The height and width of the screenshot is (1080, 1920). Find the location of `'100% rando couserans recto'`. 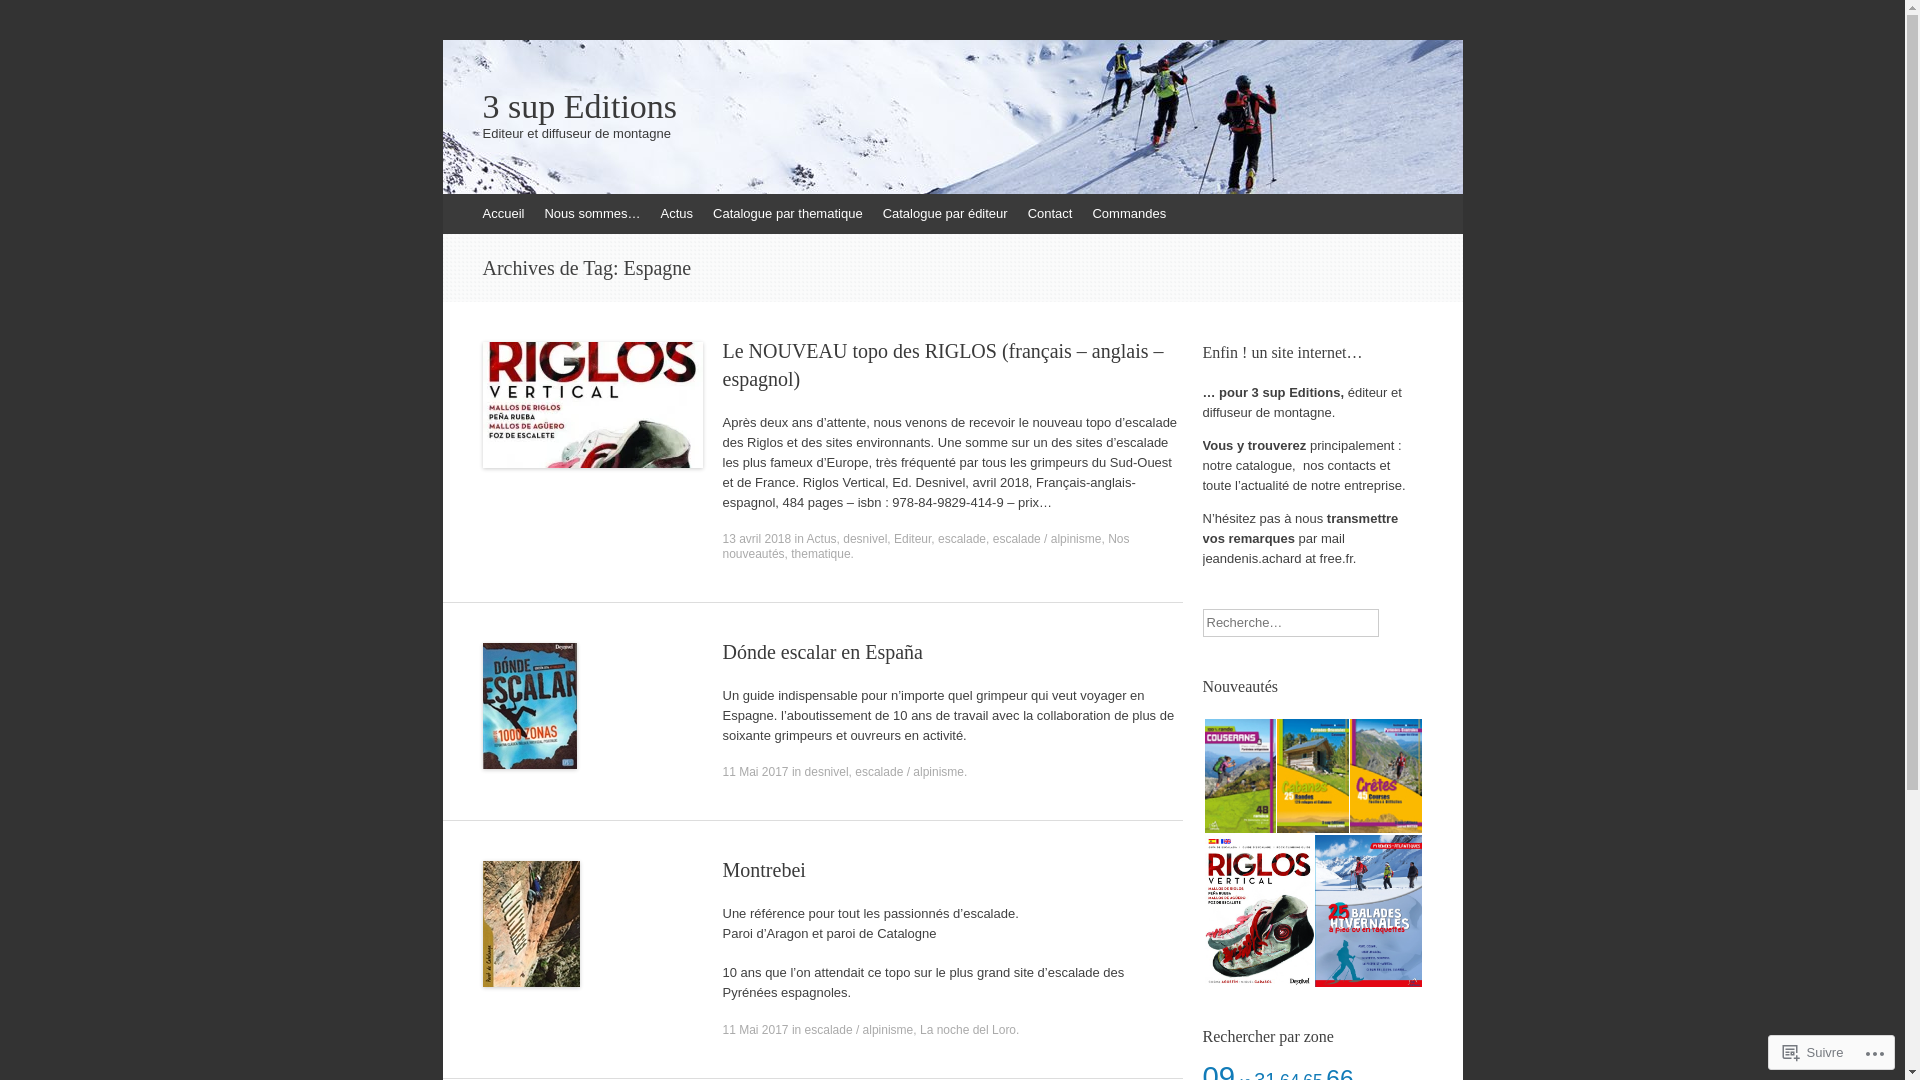

'100% rando couserans recto' is located at coordinates (1203, 775).